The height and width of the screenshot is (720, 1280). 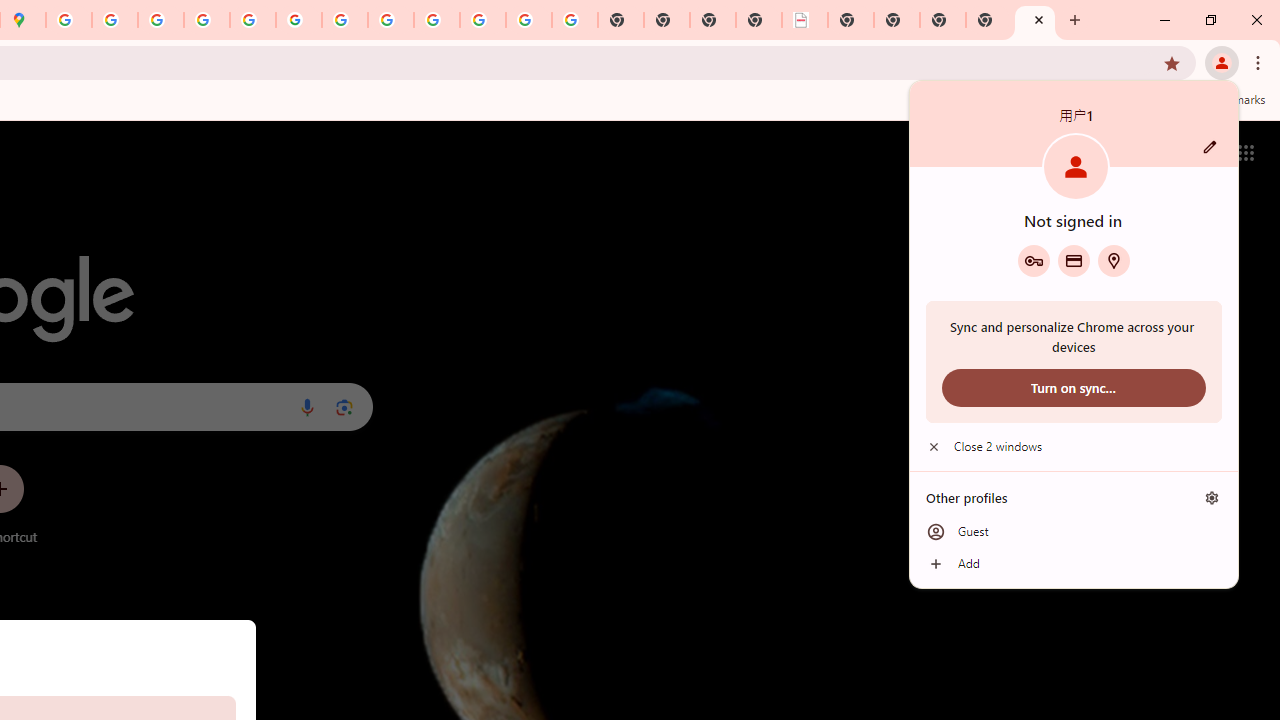 I want to click on 'Customize profile', so click(x=1209, y=146).